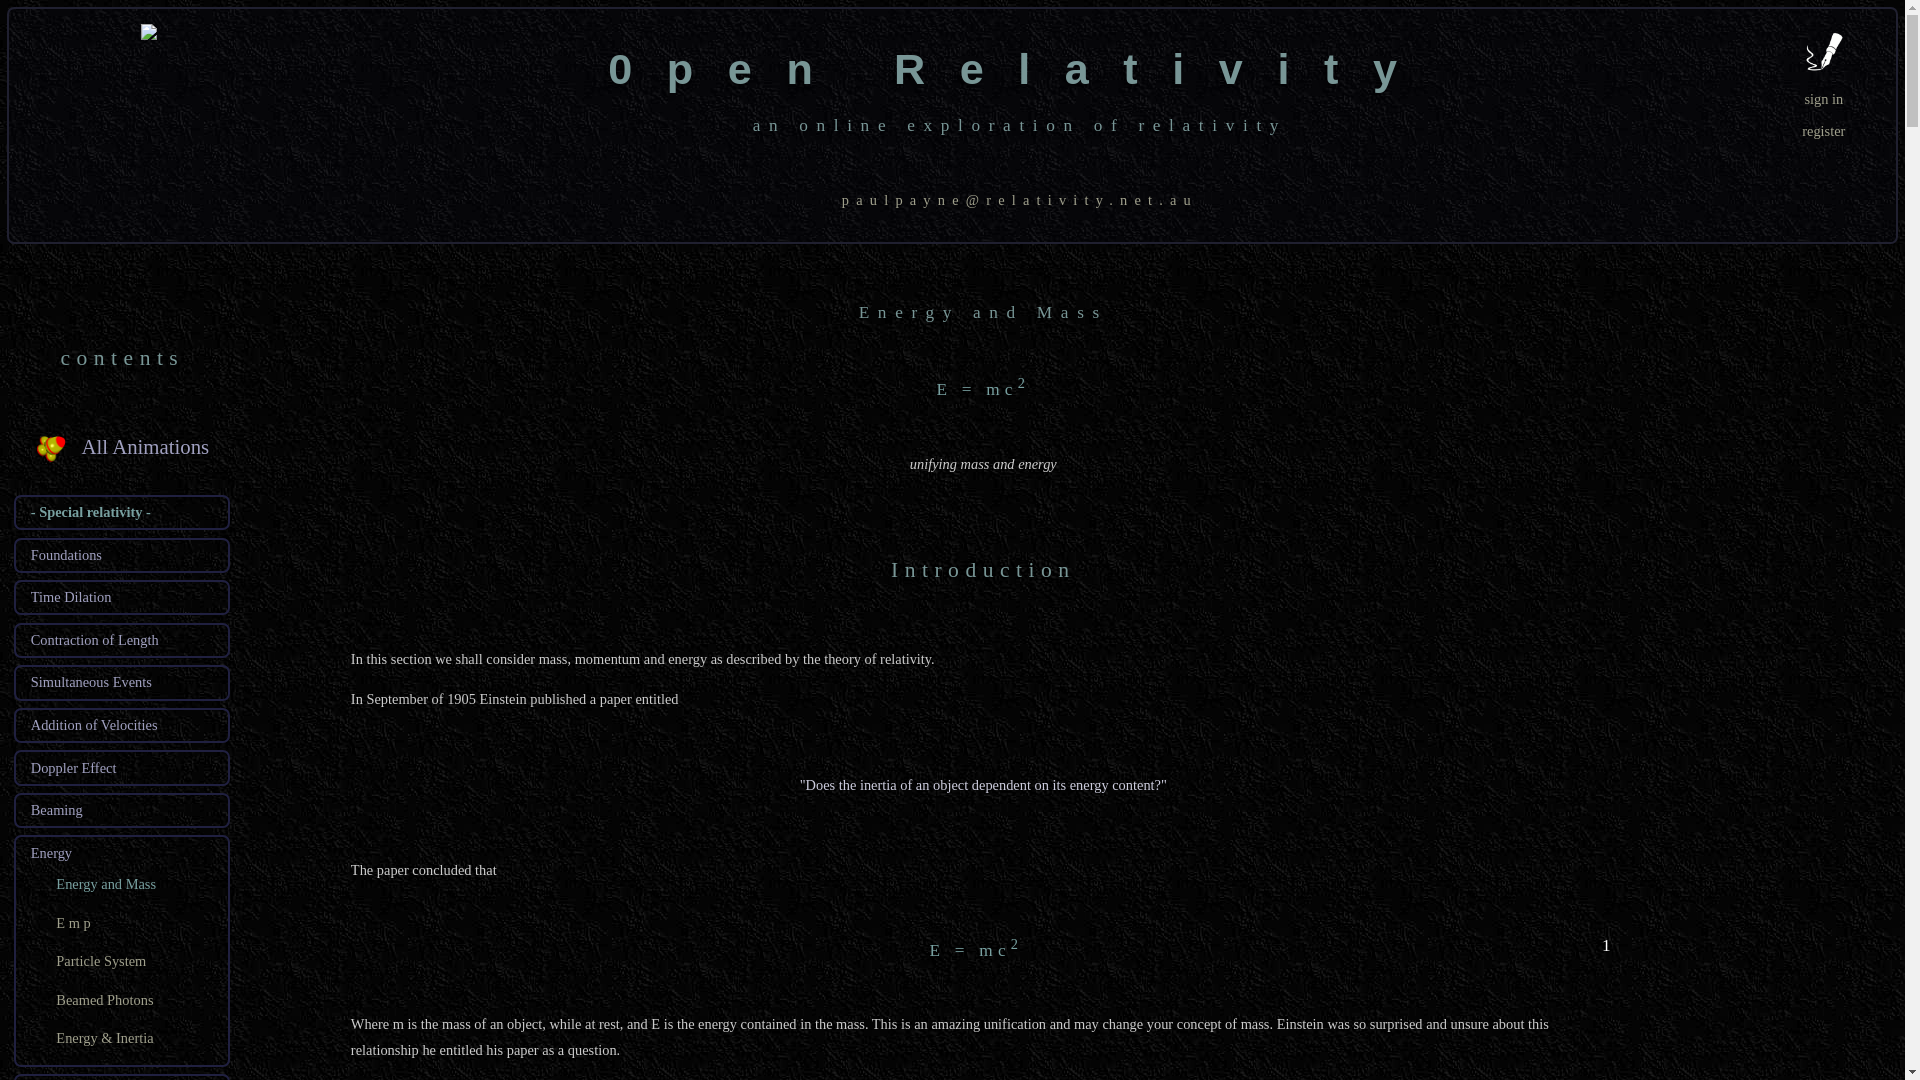 This screenshot has width=1920, height=1080. Describe the element at coordinates (104, 882) in the screenshot. I see `'Energy and Mass'` at that location.